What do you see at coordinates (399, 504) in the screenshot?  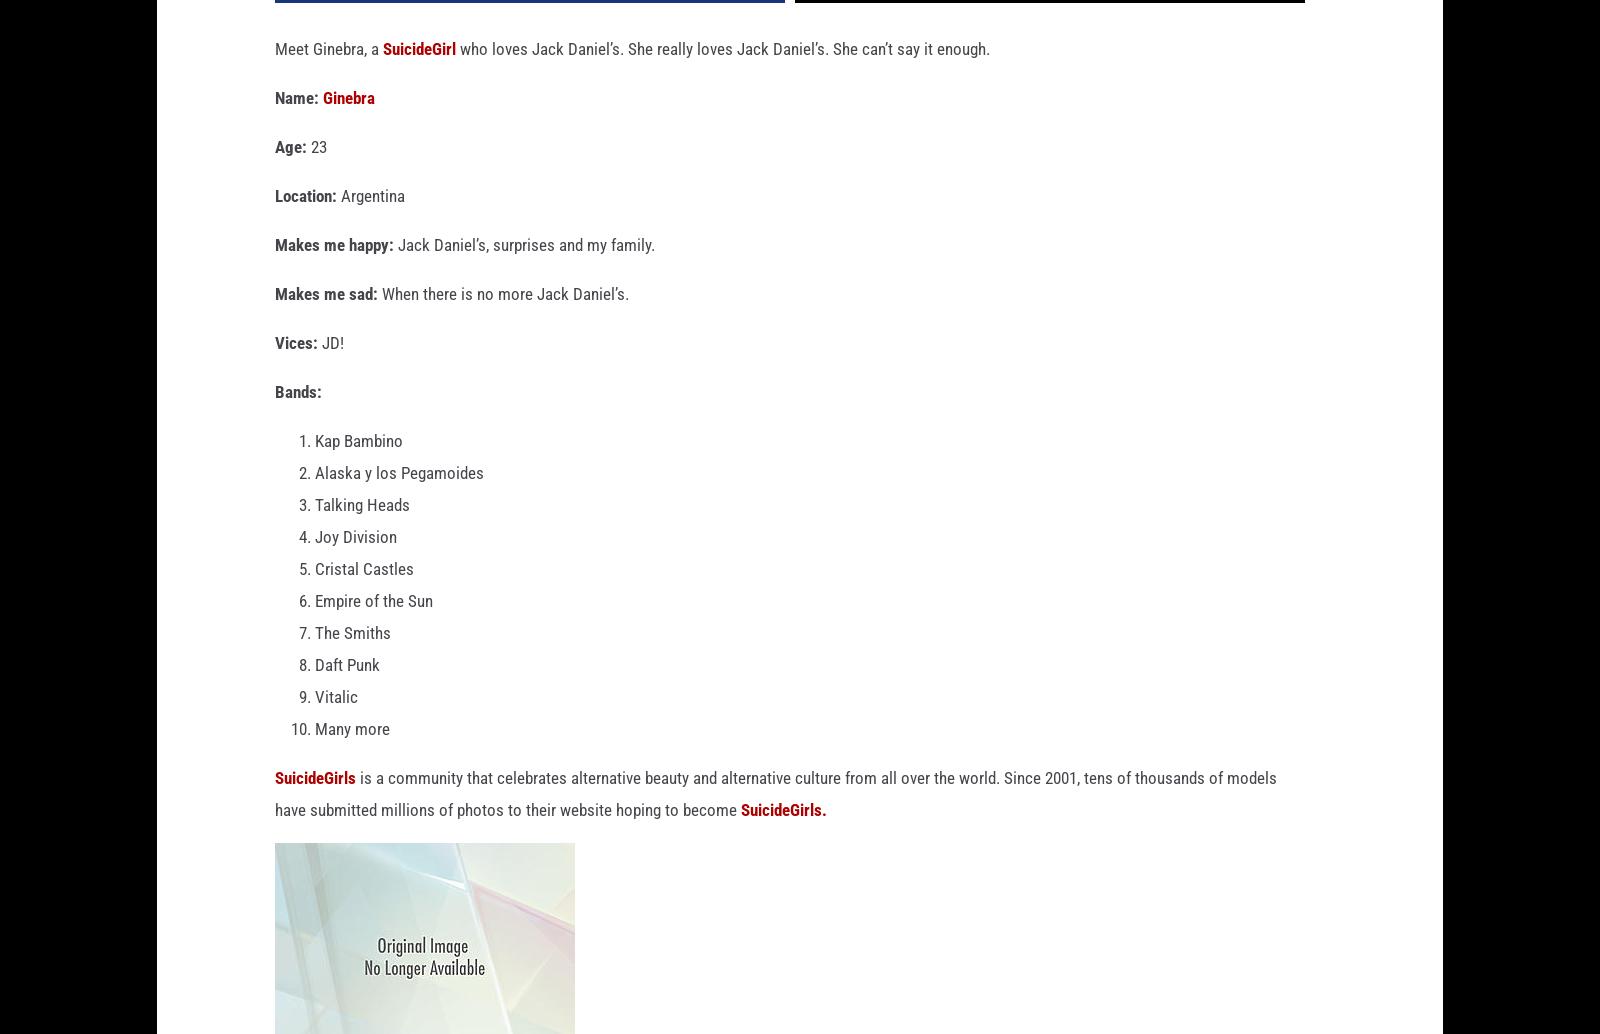 I see `'Alaska y los Pegamoides'` at bounding box center [399, 504].